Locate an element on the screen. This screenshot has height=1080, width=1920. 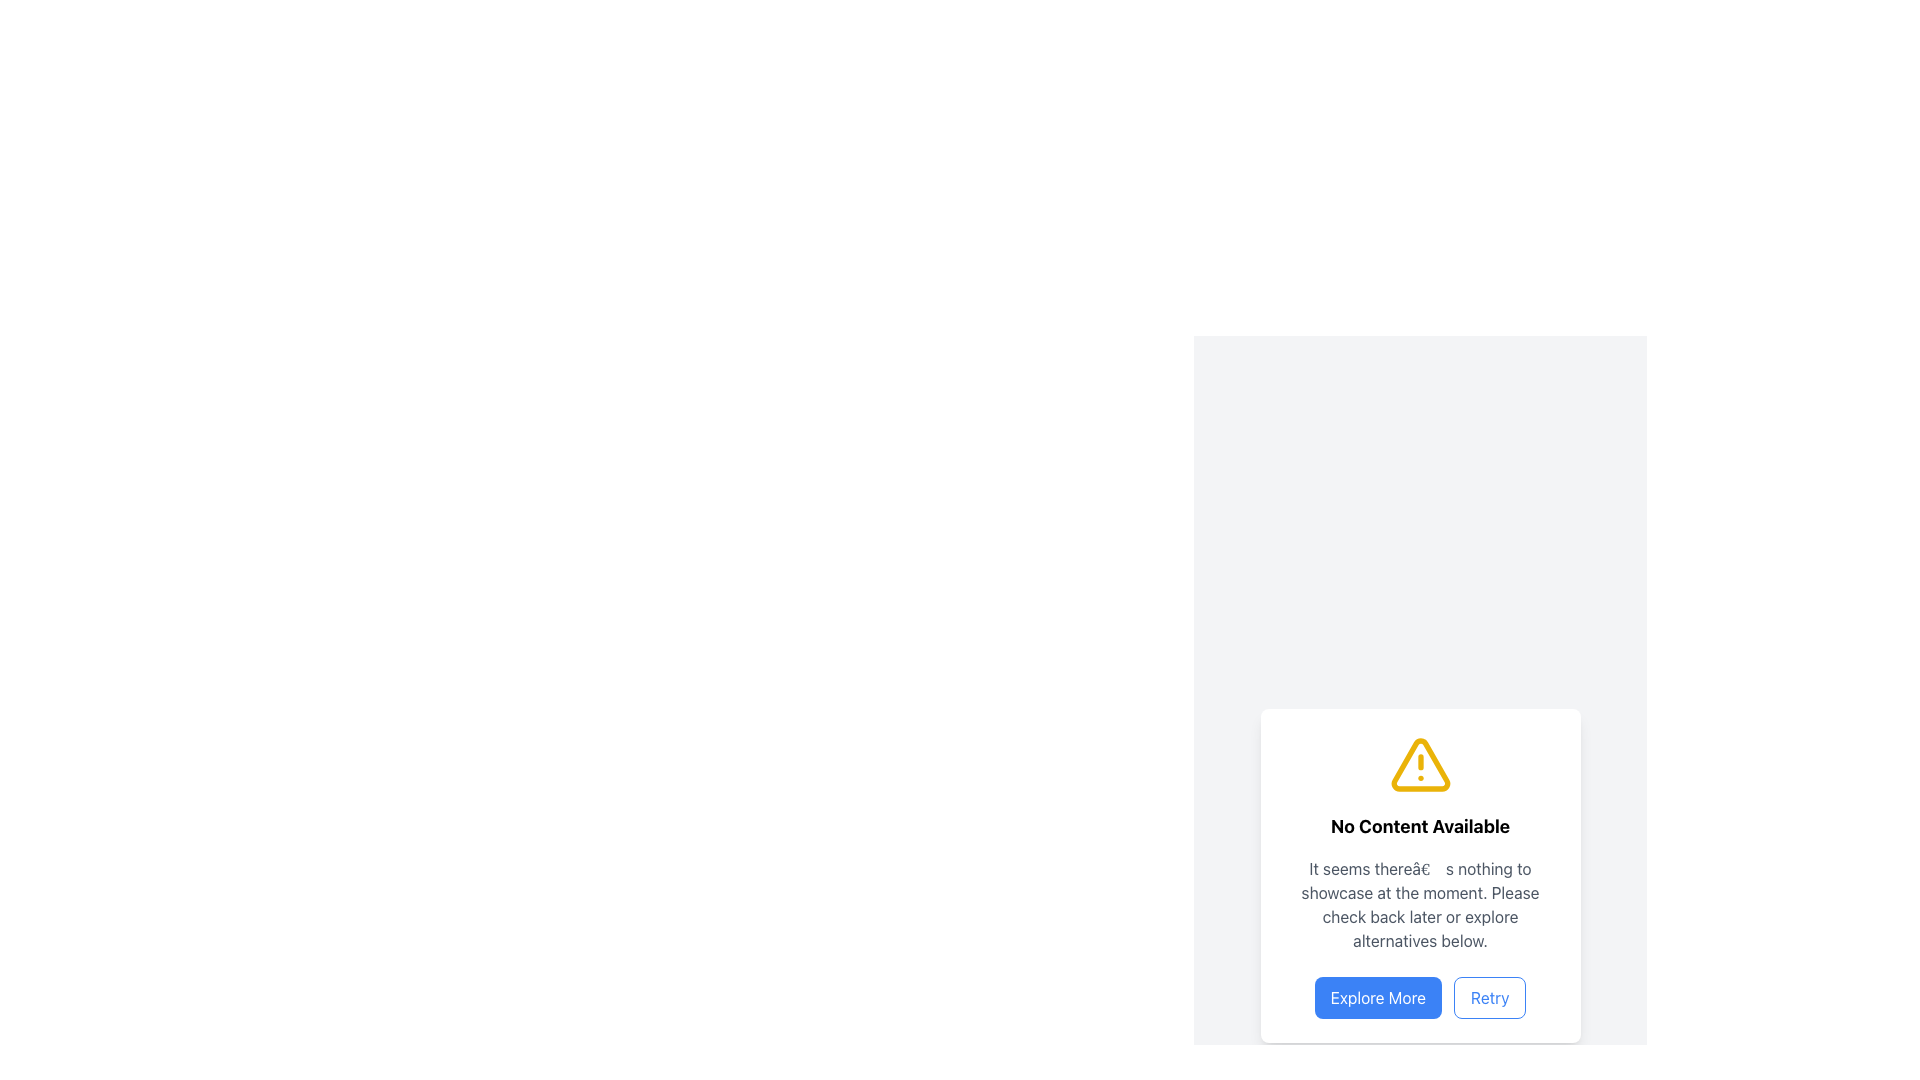
the 'Retry' button located at the bottom of the notification panel to observe hover effects is located at coordinates (1490, 998).